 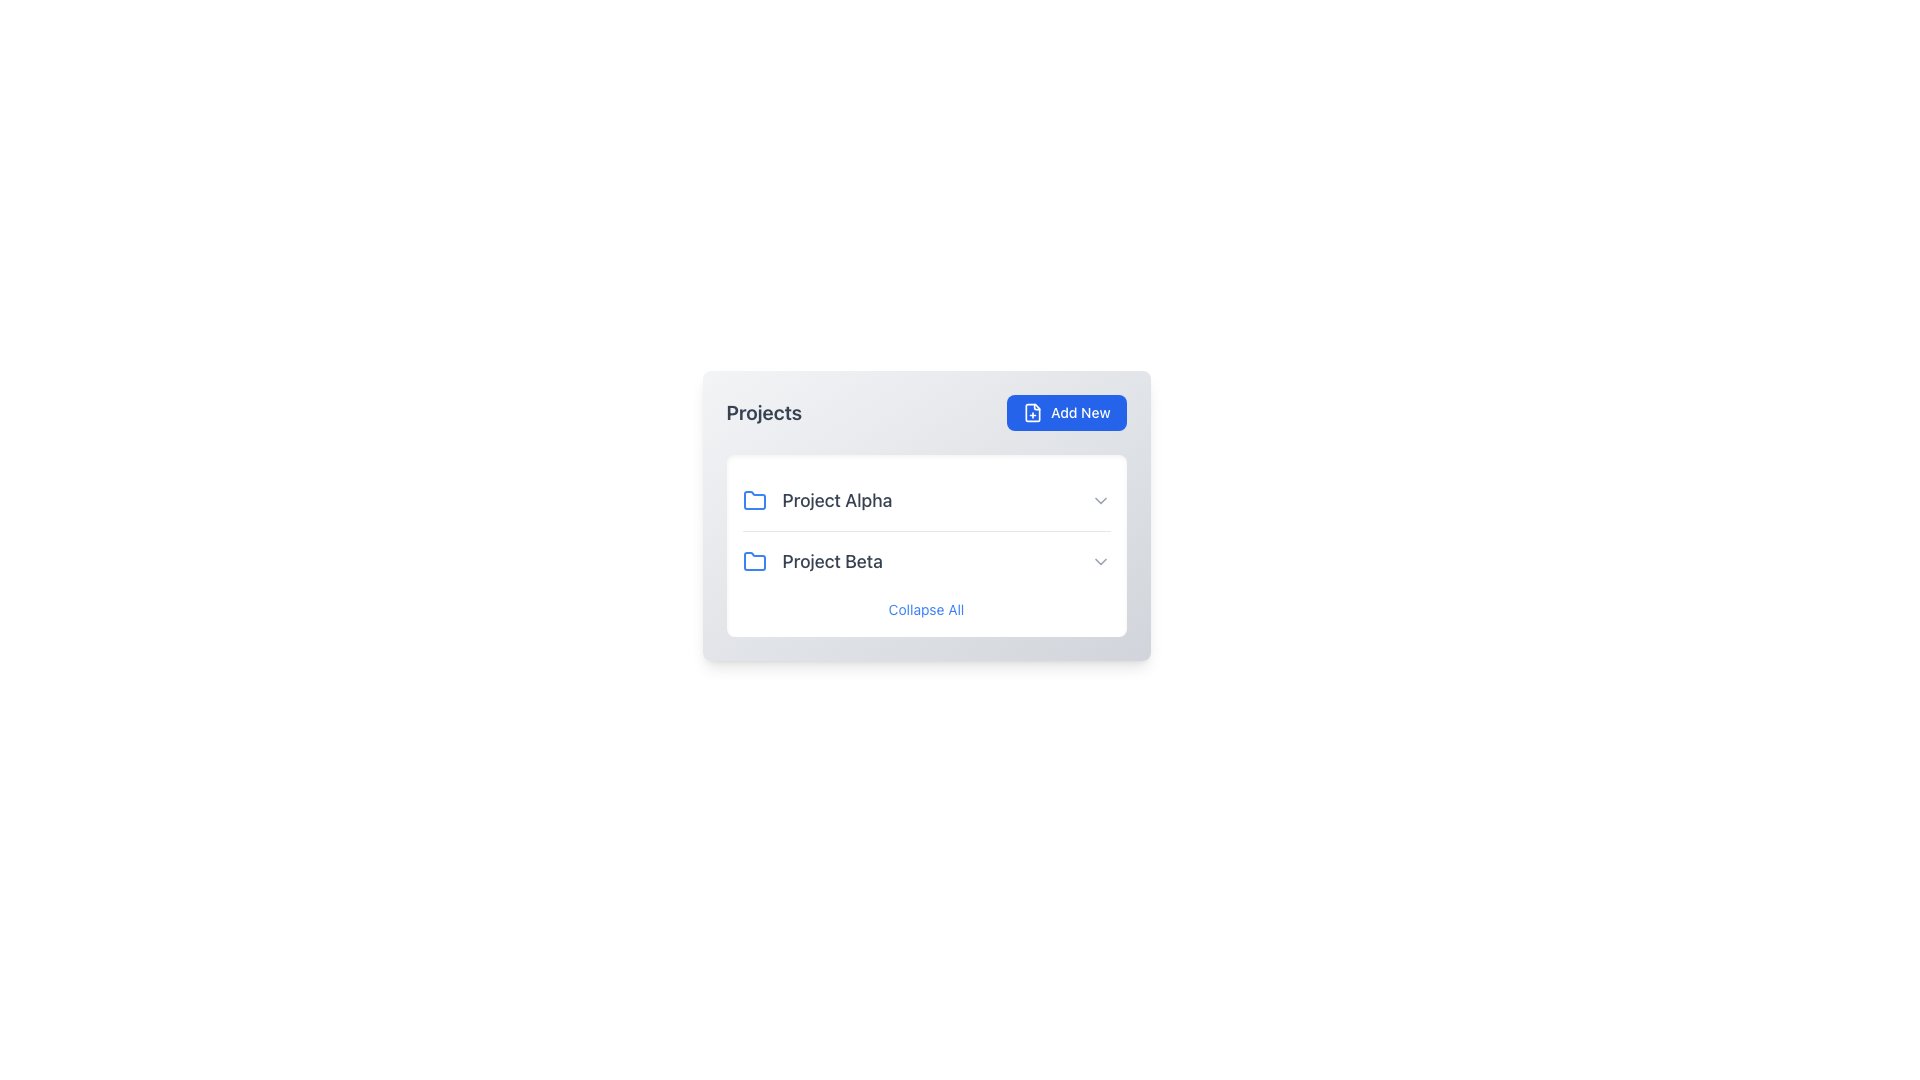 I want to click on the 'Add New' button located at the top-right corner of the 'Projects' section, so click(x=1065, y=411).